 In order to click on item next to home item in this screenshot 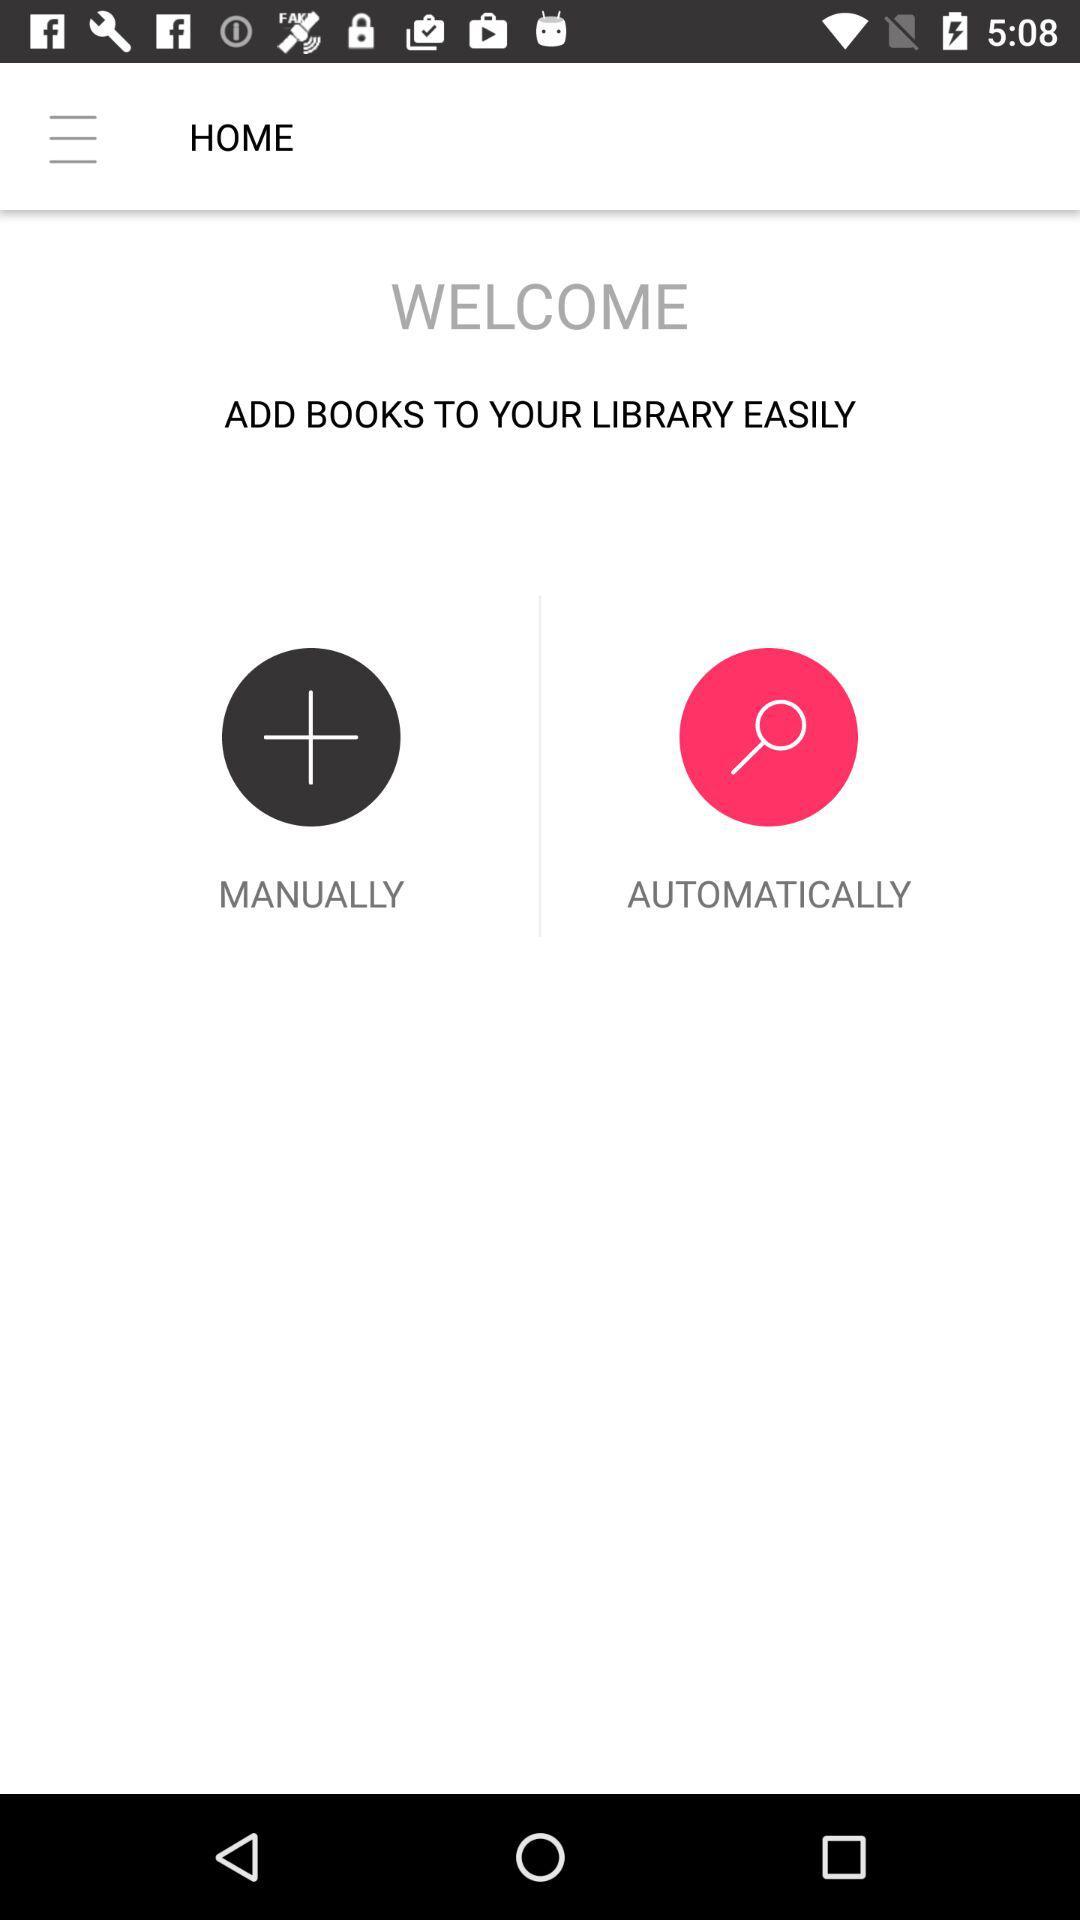, I will do `click(72, 135)`.